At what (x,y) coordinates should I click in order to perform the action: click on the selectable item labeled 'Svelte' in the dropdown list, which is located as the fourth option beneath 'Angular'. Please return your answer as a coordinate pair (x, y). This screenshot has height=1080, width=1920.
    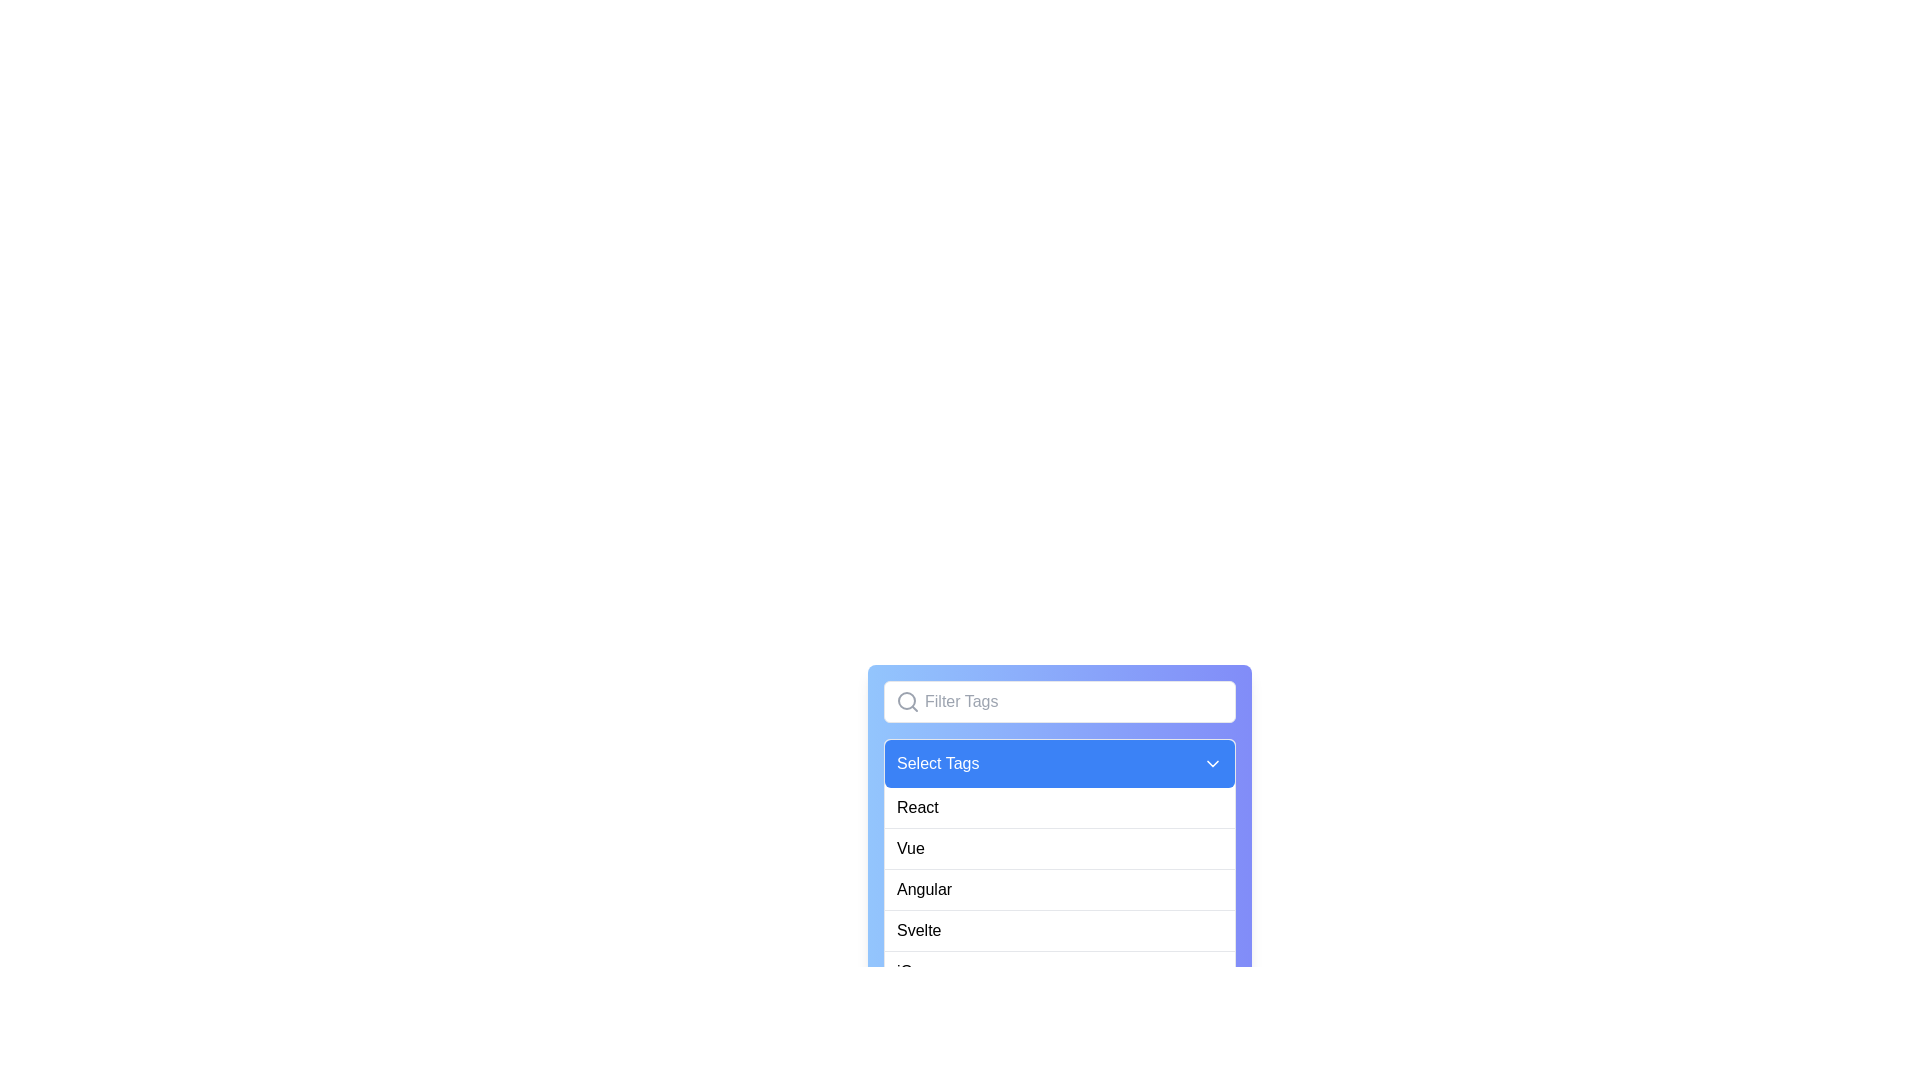
    Looking at the image, I should click on (1059, 930).